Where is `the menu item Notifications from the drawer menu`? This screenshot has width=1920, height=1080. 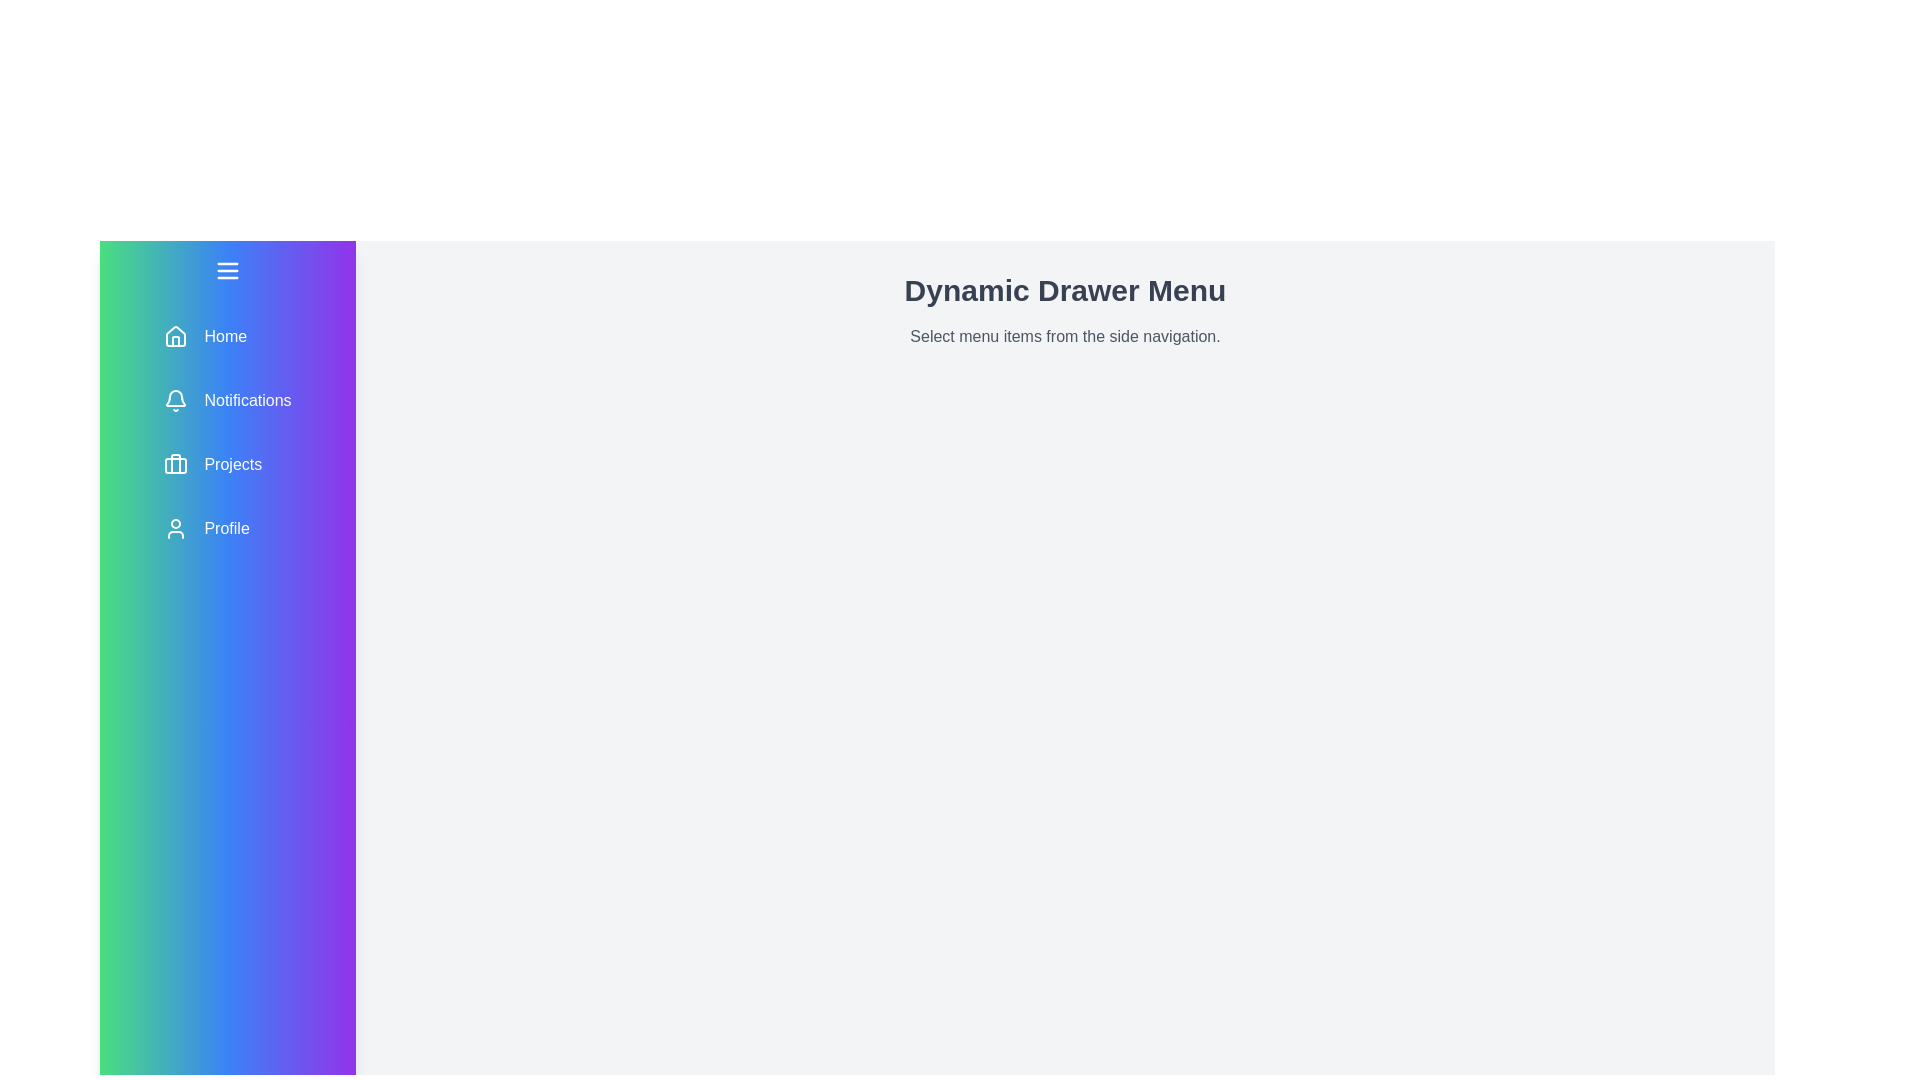 the menu item Notifications from the drawer menu is located at coordinates (227, 401).